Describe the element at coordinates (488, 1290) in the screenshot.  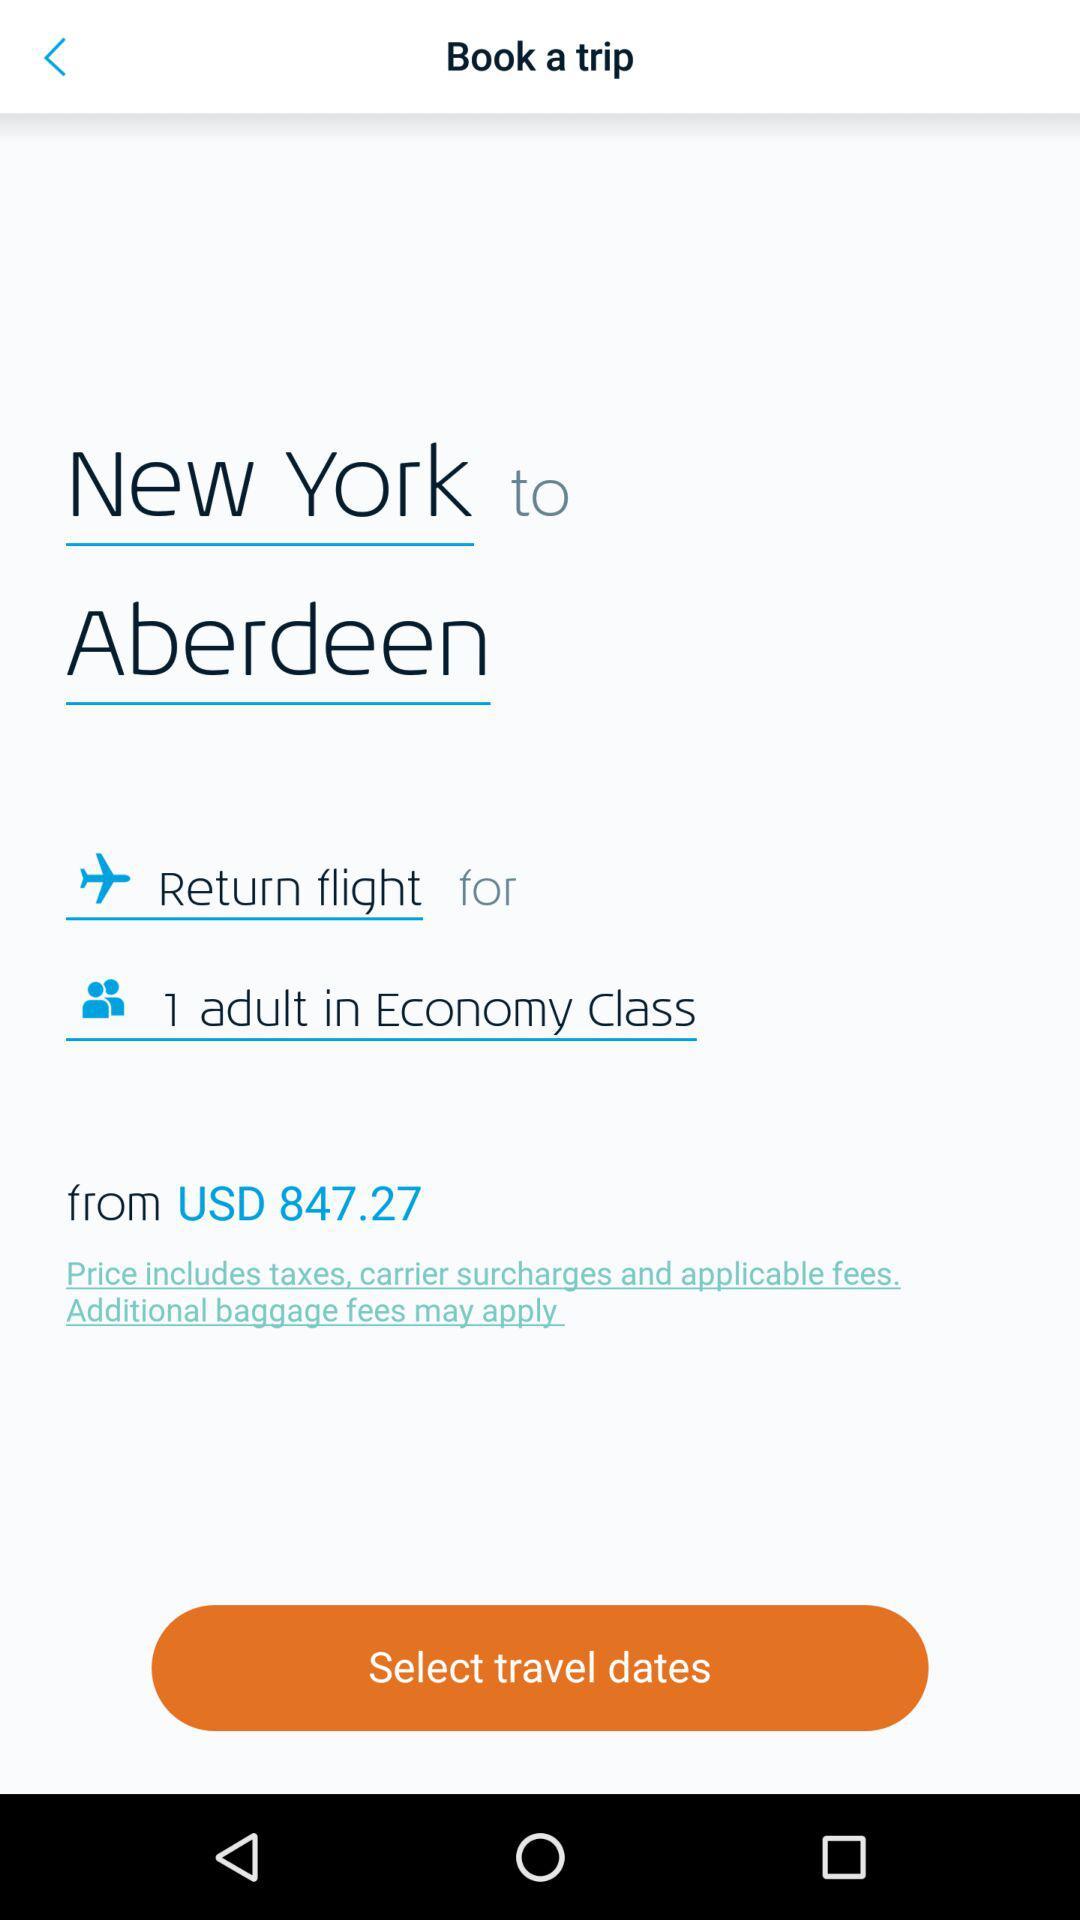
I see `price includes taxes item` at that location.